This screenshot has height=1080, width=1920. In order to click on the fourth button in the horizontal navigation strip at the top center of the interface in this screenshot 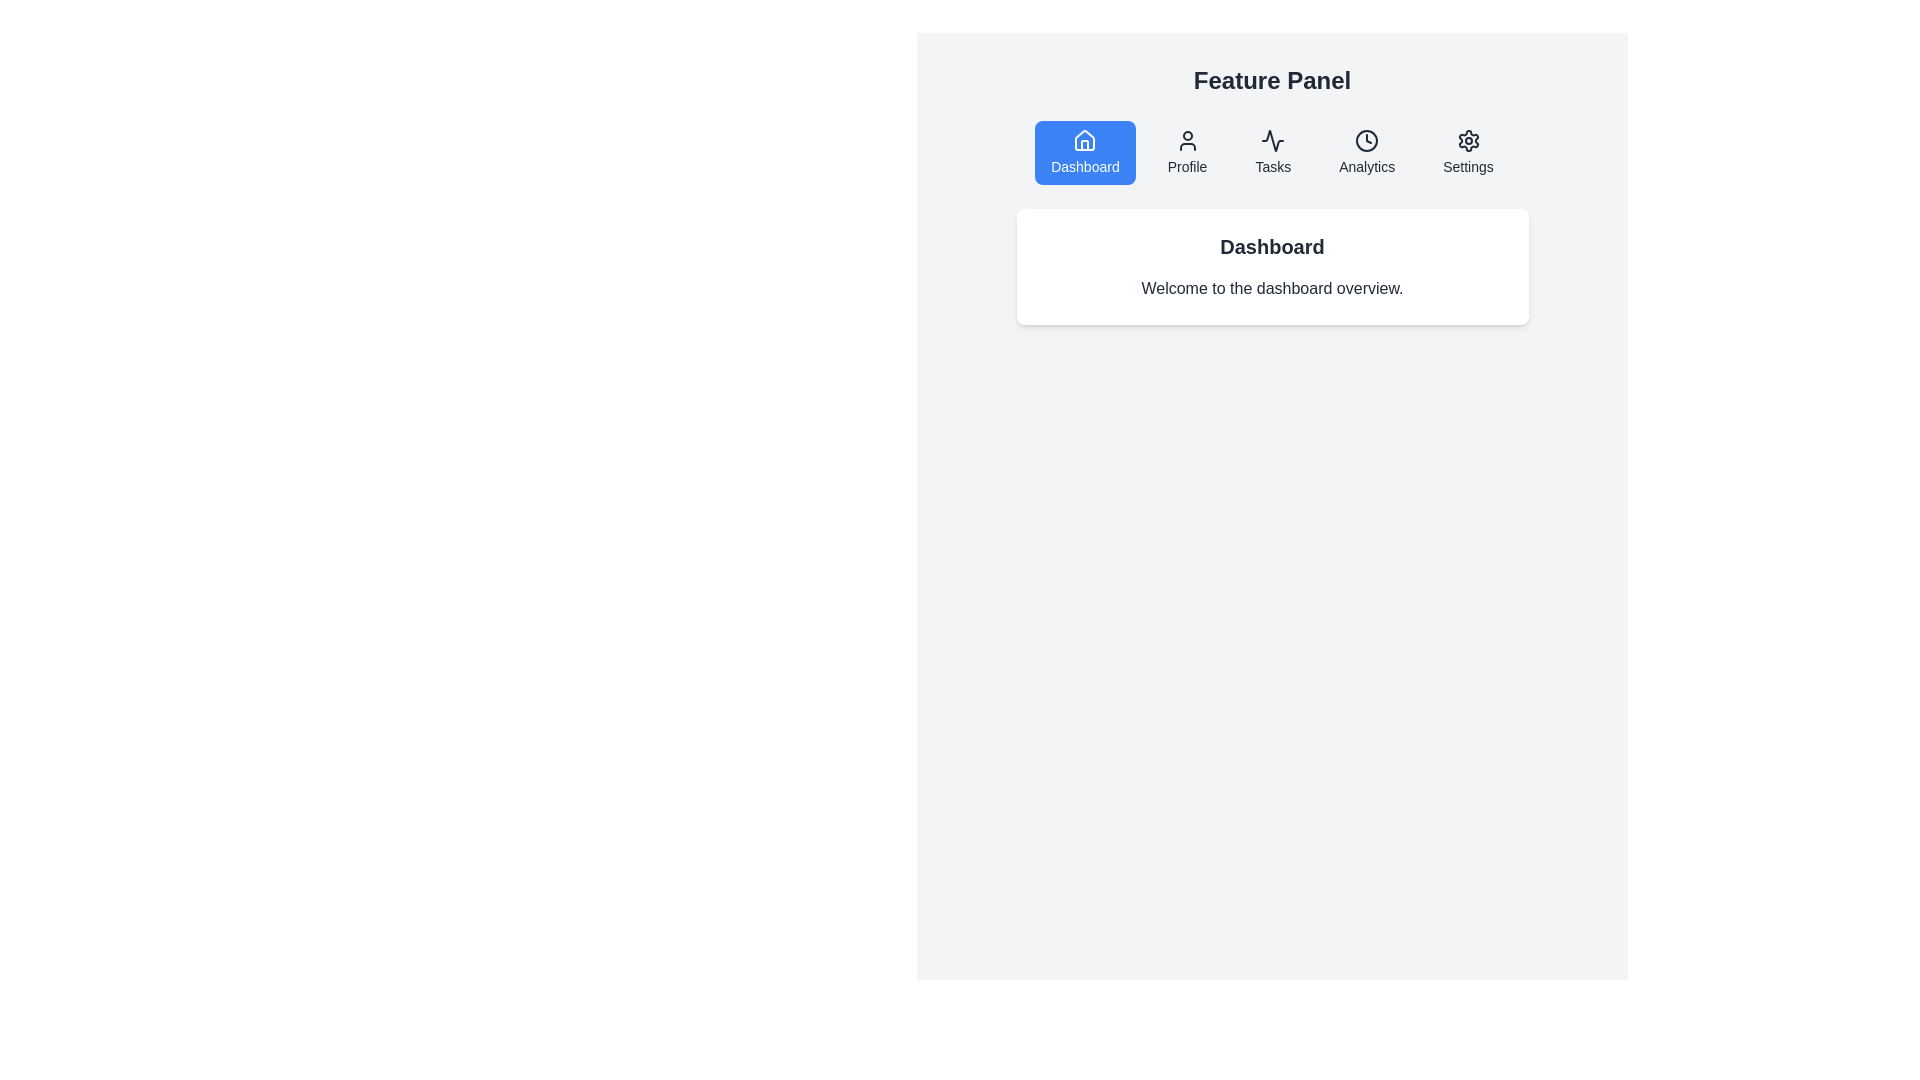, I will do `click(1366, 152)`.